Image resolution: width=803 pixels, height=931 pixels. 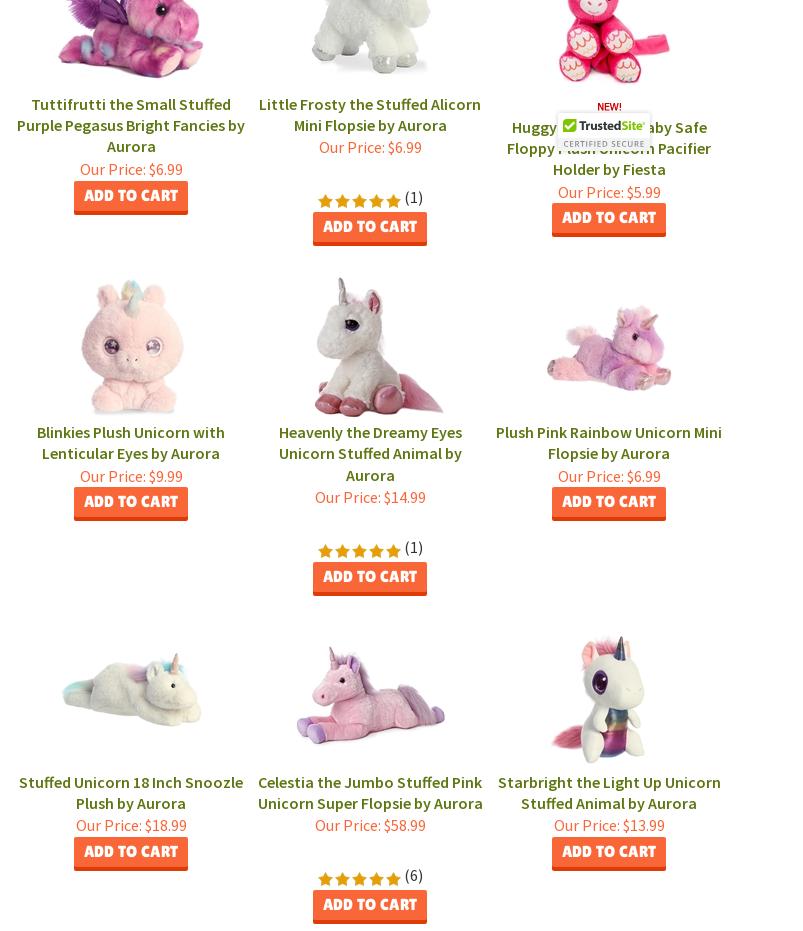 What do you see at coordinates (140, 823) in the screenshot?
I see `'$18.99'` at bounding box center [140, 823].